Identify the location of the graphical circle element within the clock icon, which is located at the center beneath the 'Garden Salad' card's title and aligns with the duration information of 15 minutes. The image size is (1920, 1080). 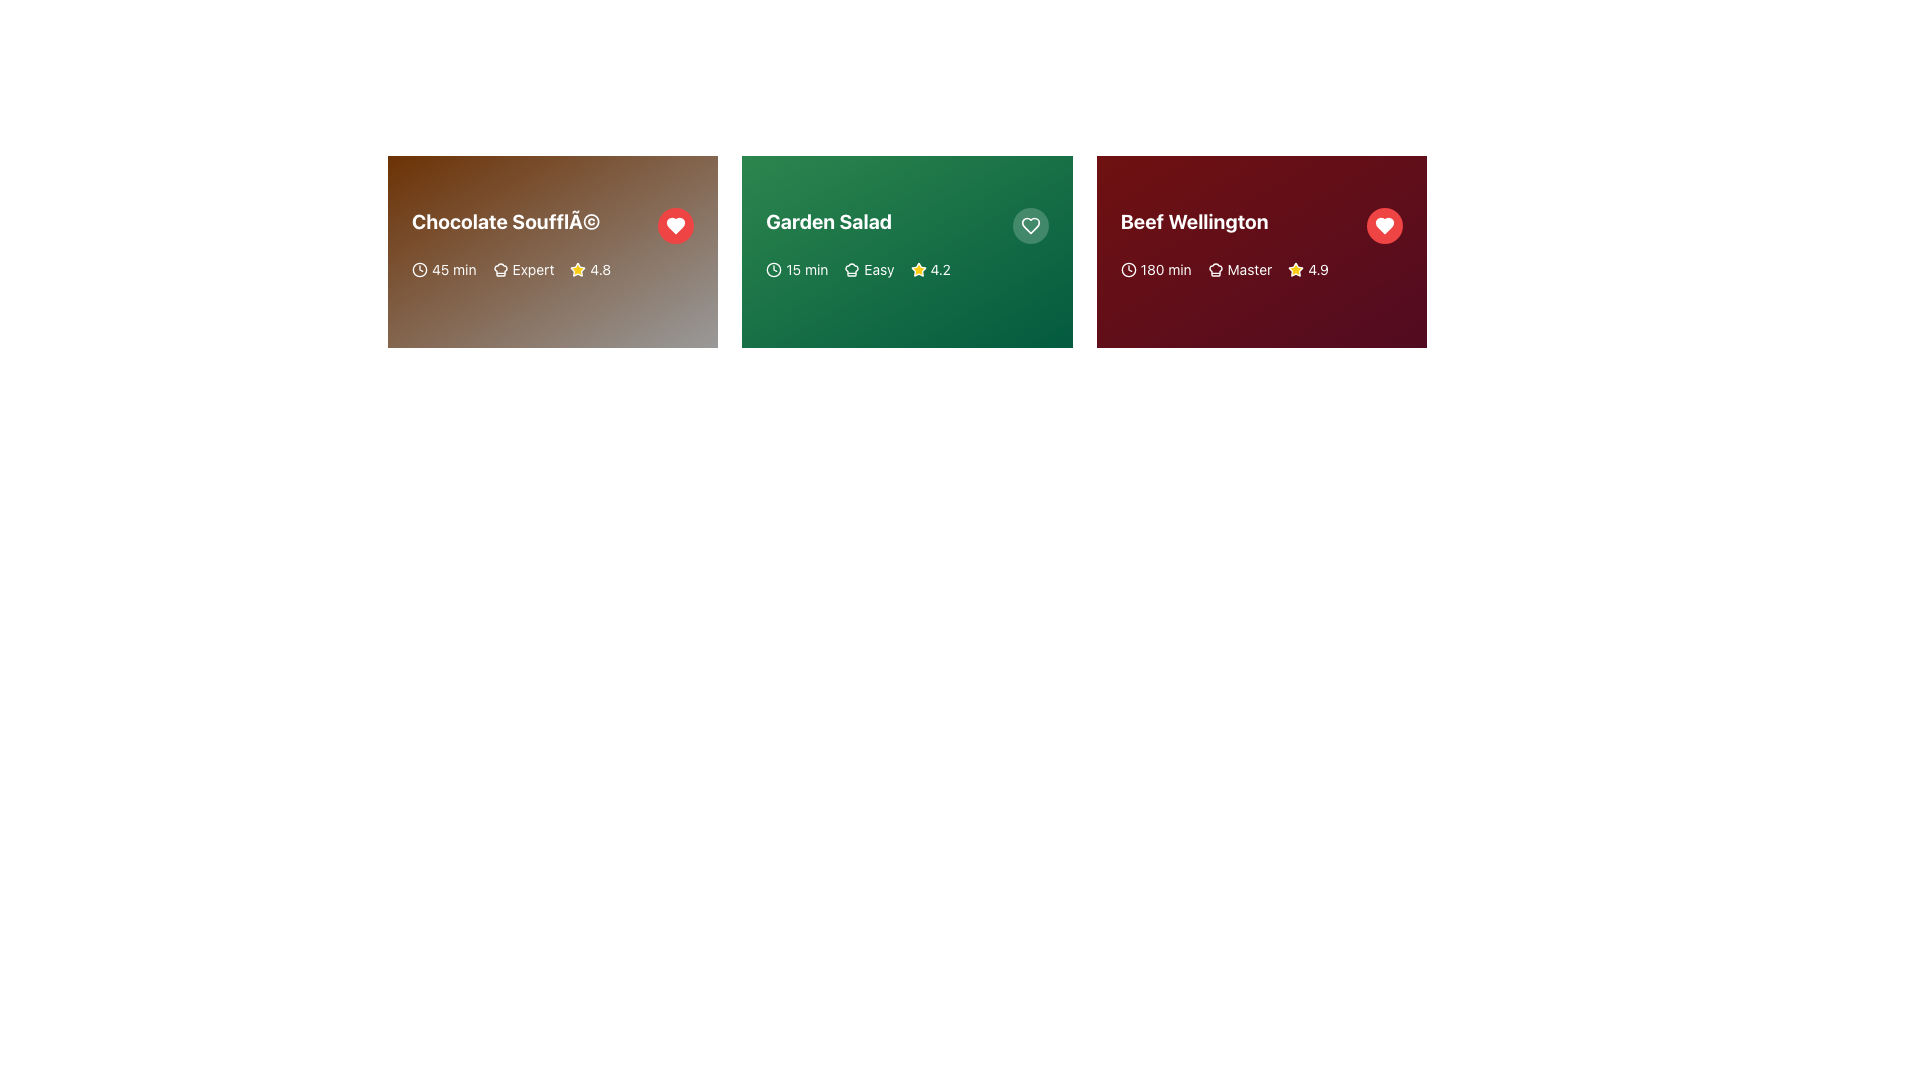
(773, 270).